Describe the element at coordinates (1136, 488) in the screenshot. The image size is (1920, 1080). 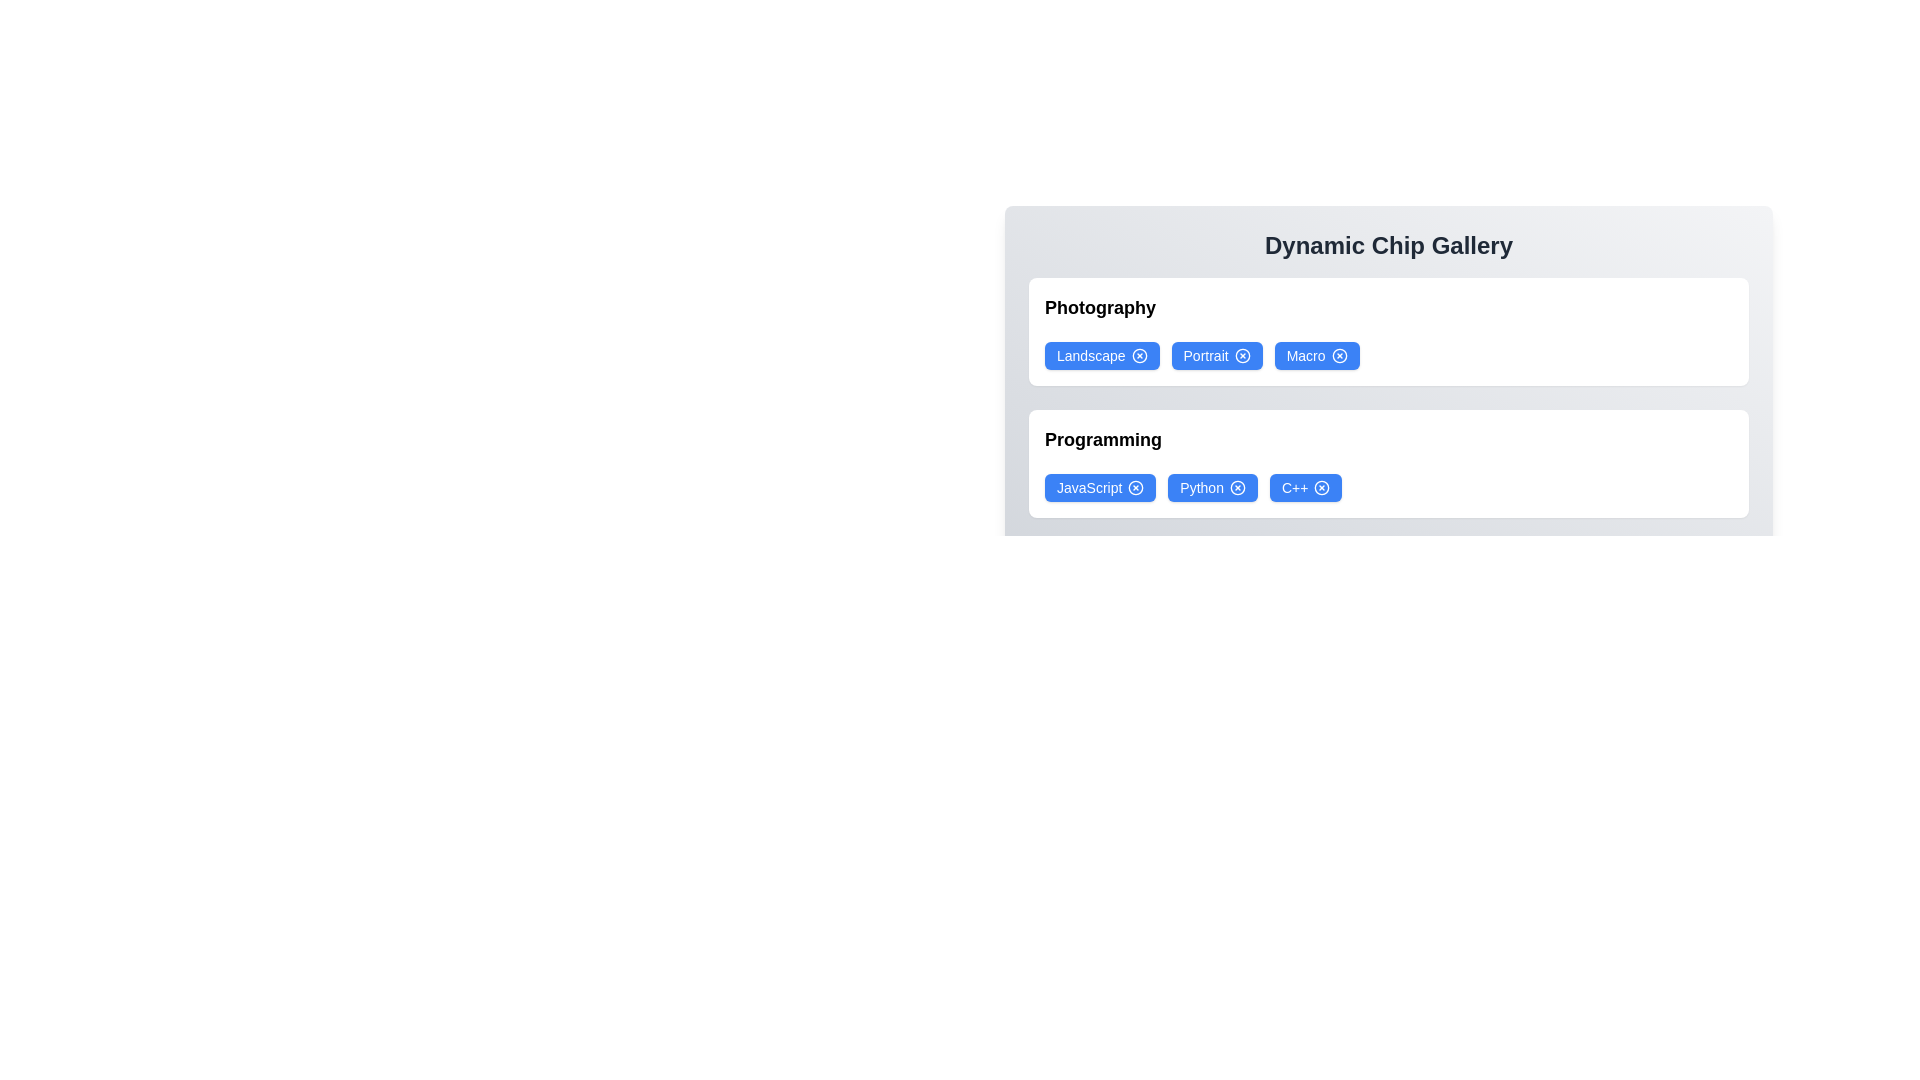
I see `'X' icon on the chip labeled JavaScript to remove it` at that location.